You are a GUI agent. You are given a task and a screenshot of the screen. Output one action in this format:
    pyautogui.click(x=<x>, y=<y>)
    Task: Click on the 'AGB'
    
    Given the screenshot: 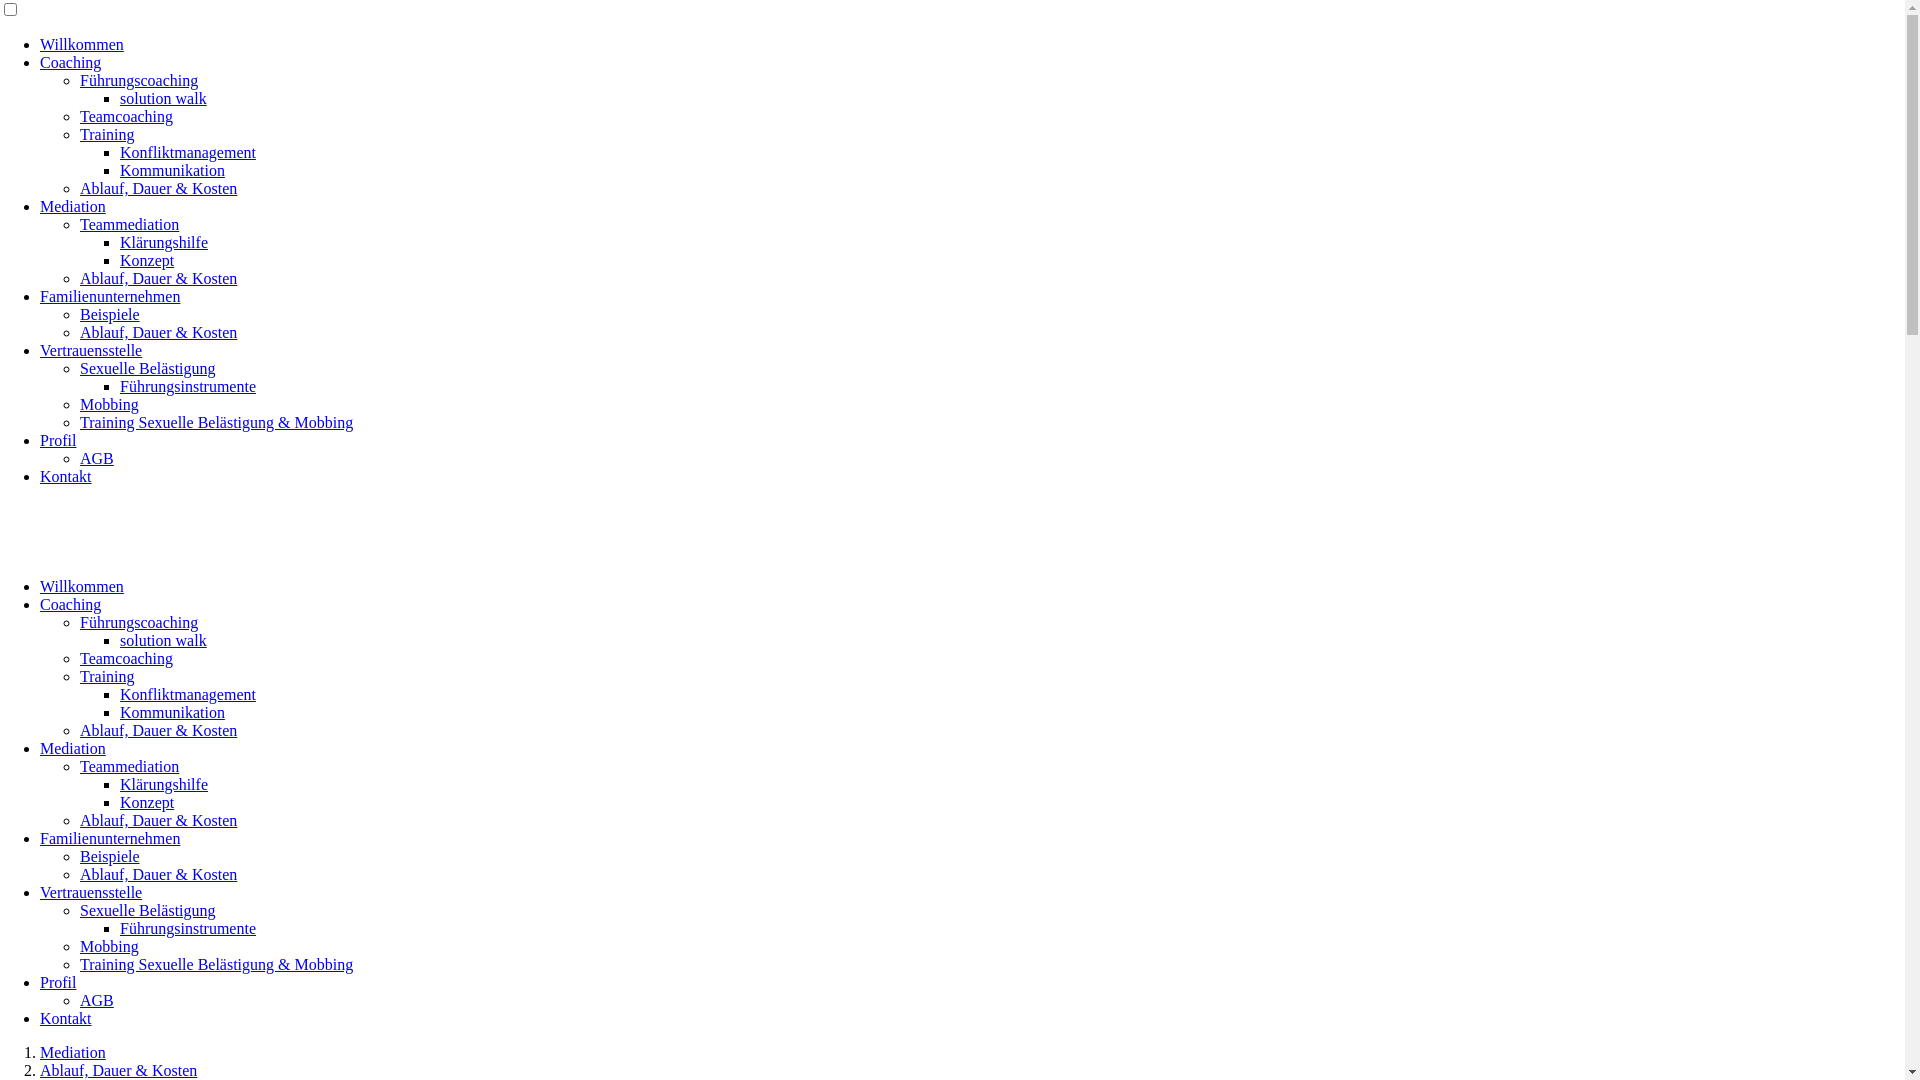 What is the action you would take?
    pyautogui.click(x=80, y=458)
    